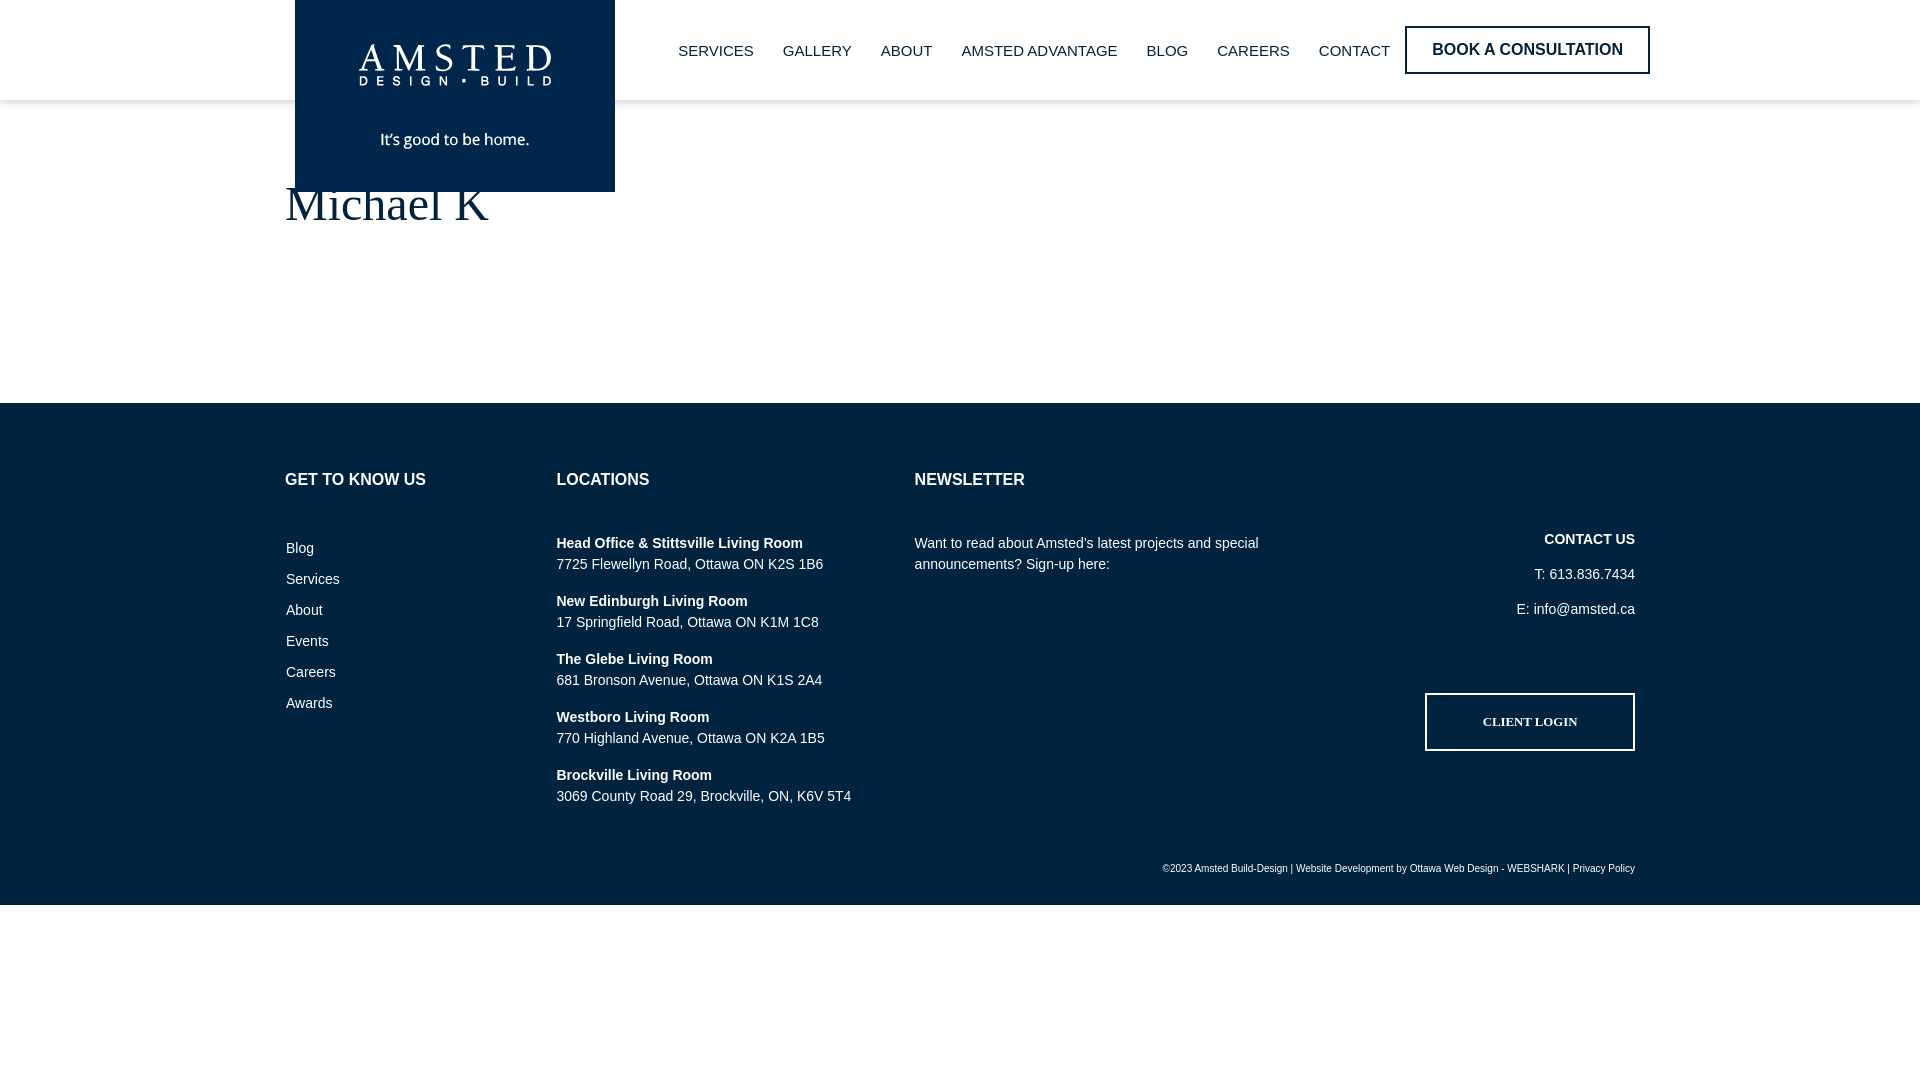 The width and height of the screenshot is (1920, 1080). What do you see at coordinates (1454, 867) in the screenshot?
I see `'Ottawa Web Design'` at bounding box center [1454, 867].